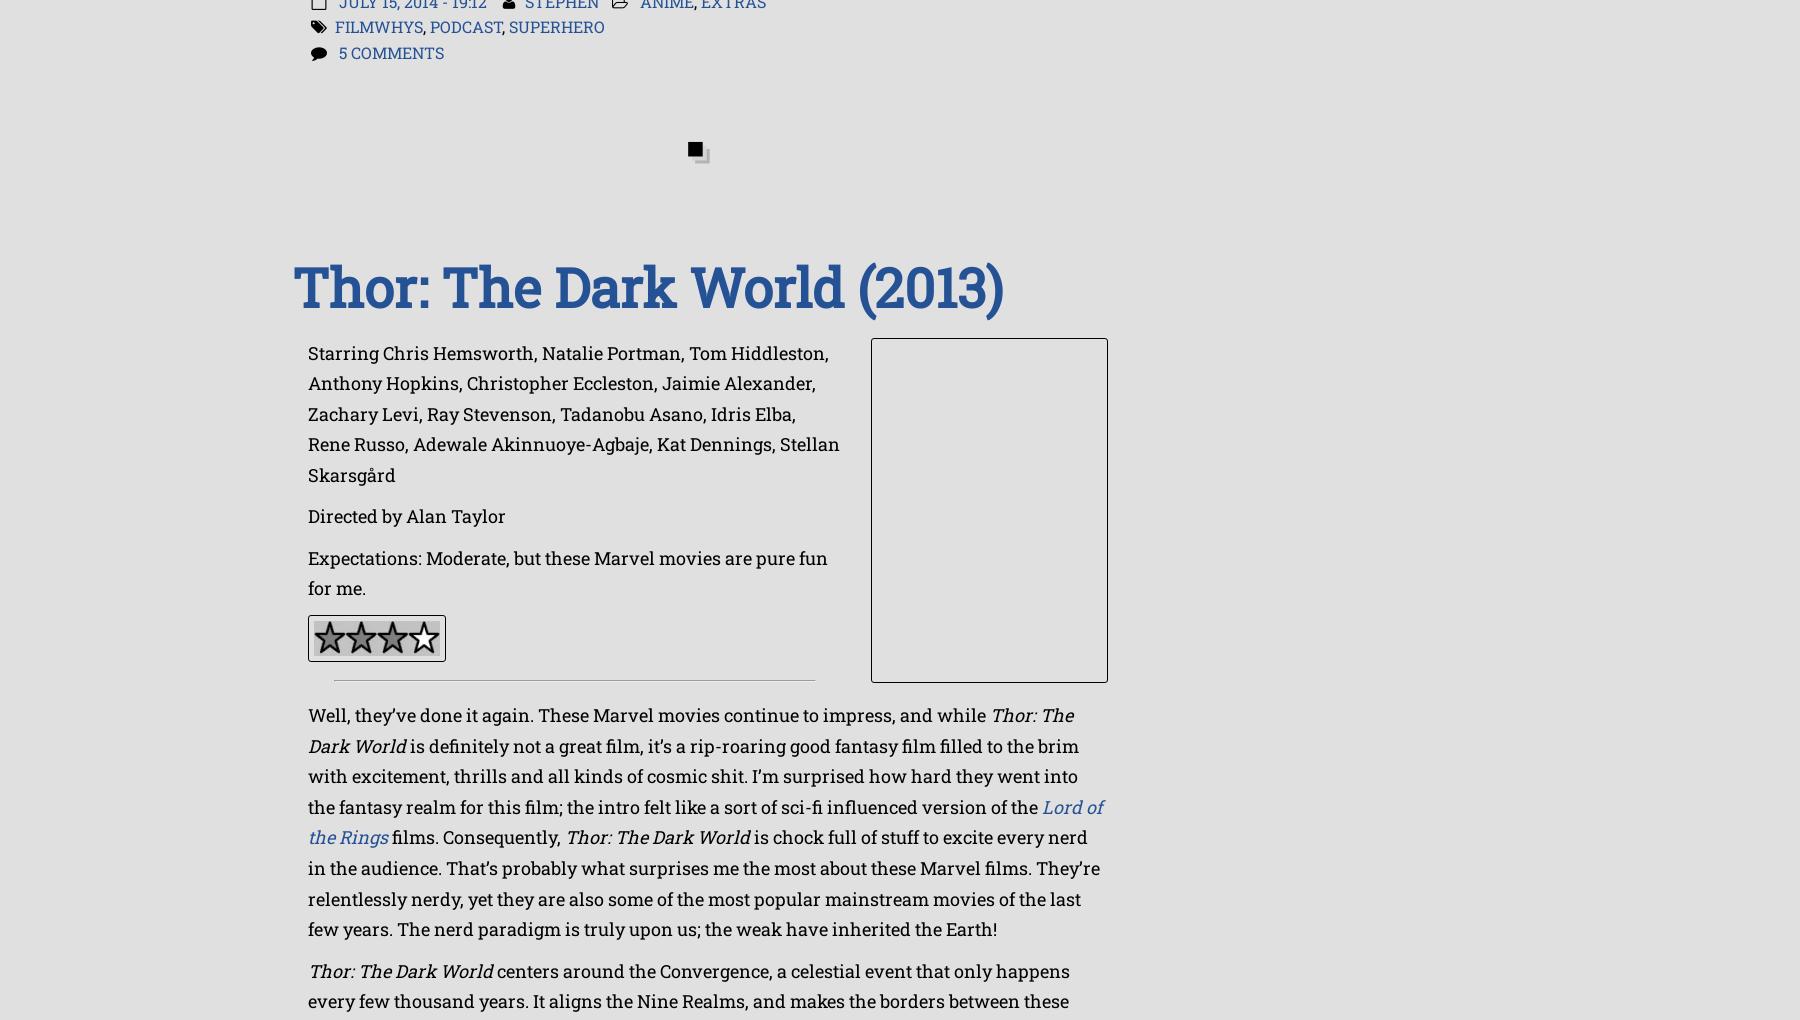 The height and width of the screenshot is (1020, 1800). Describe the element at coordinates (568, 572) in the screenshot. I see `'Expectations: Moderate, but these Marvel movies are pure fun for me.'` at that location.